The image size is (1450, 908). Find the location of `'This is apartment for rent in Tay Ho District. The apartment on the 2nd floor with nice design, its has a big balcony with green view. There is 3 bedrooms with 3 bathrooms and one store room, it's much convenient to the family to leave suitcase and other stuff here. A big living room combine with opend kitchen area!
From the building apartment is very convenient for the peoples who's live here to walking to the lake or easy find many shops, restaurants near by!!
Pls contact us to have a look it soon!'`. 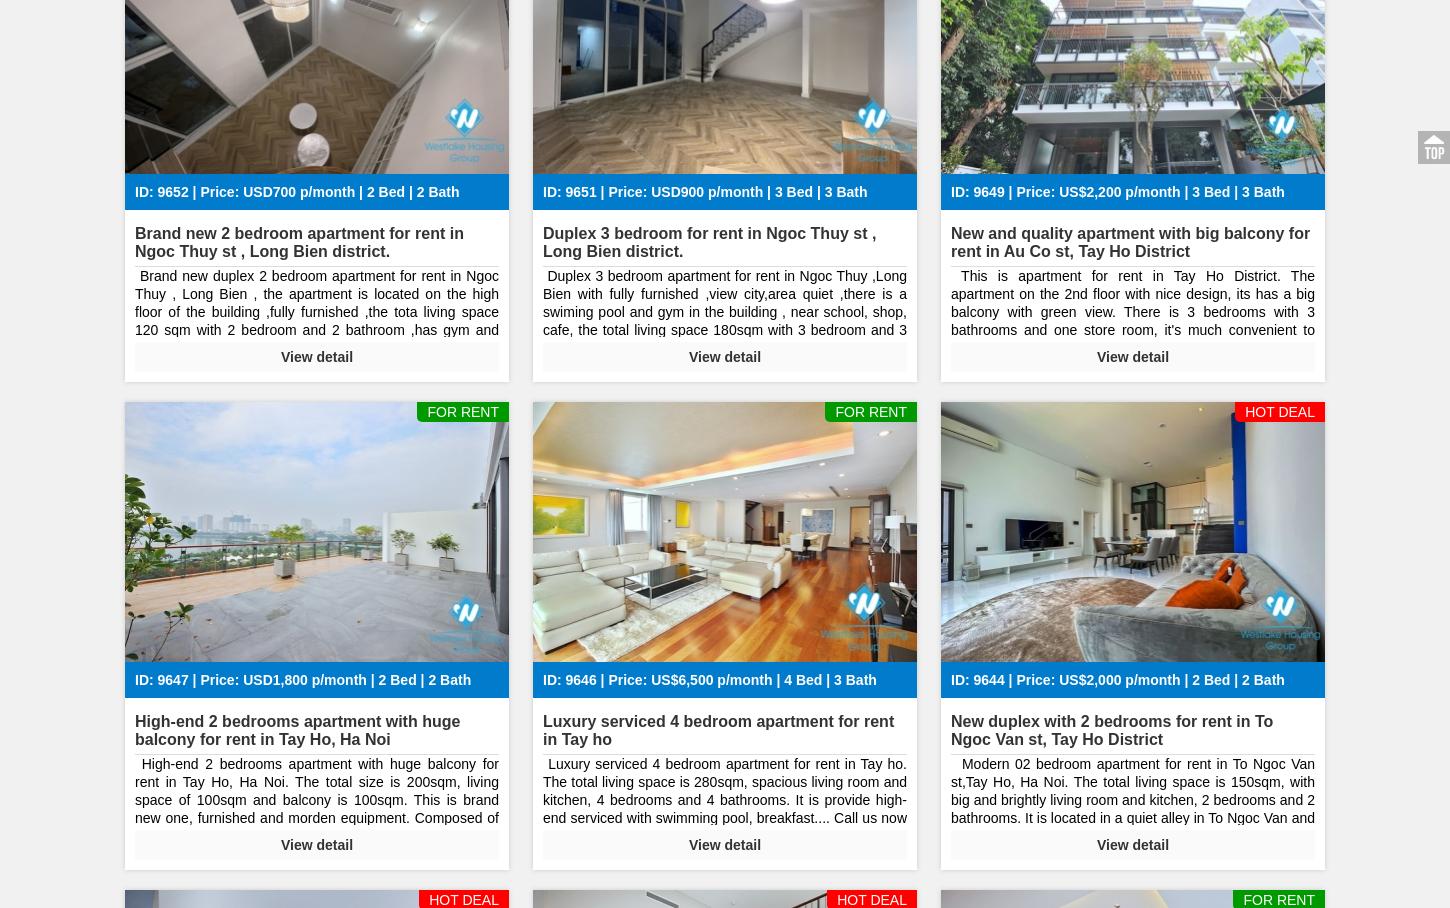

'This is apartment for rent in Tay Ho District. The apartment on the 2nd floor with nice design, its has a big balcony with green view. There is 3 bedrooms with 3 bathrooms and one store room, it's much convenient to the family to leave suitcase and other stuff here. A big living room combine with opend kitchen area!
From the building apartment is very convenient for the peoples who's live here to walking to the lake or easy find many shops, restaurants near by!!
Pls contact us to have a look it soon!' is located at coordinates (1132, 357).